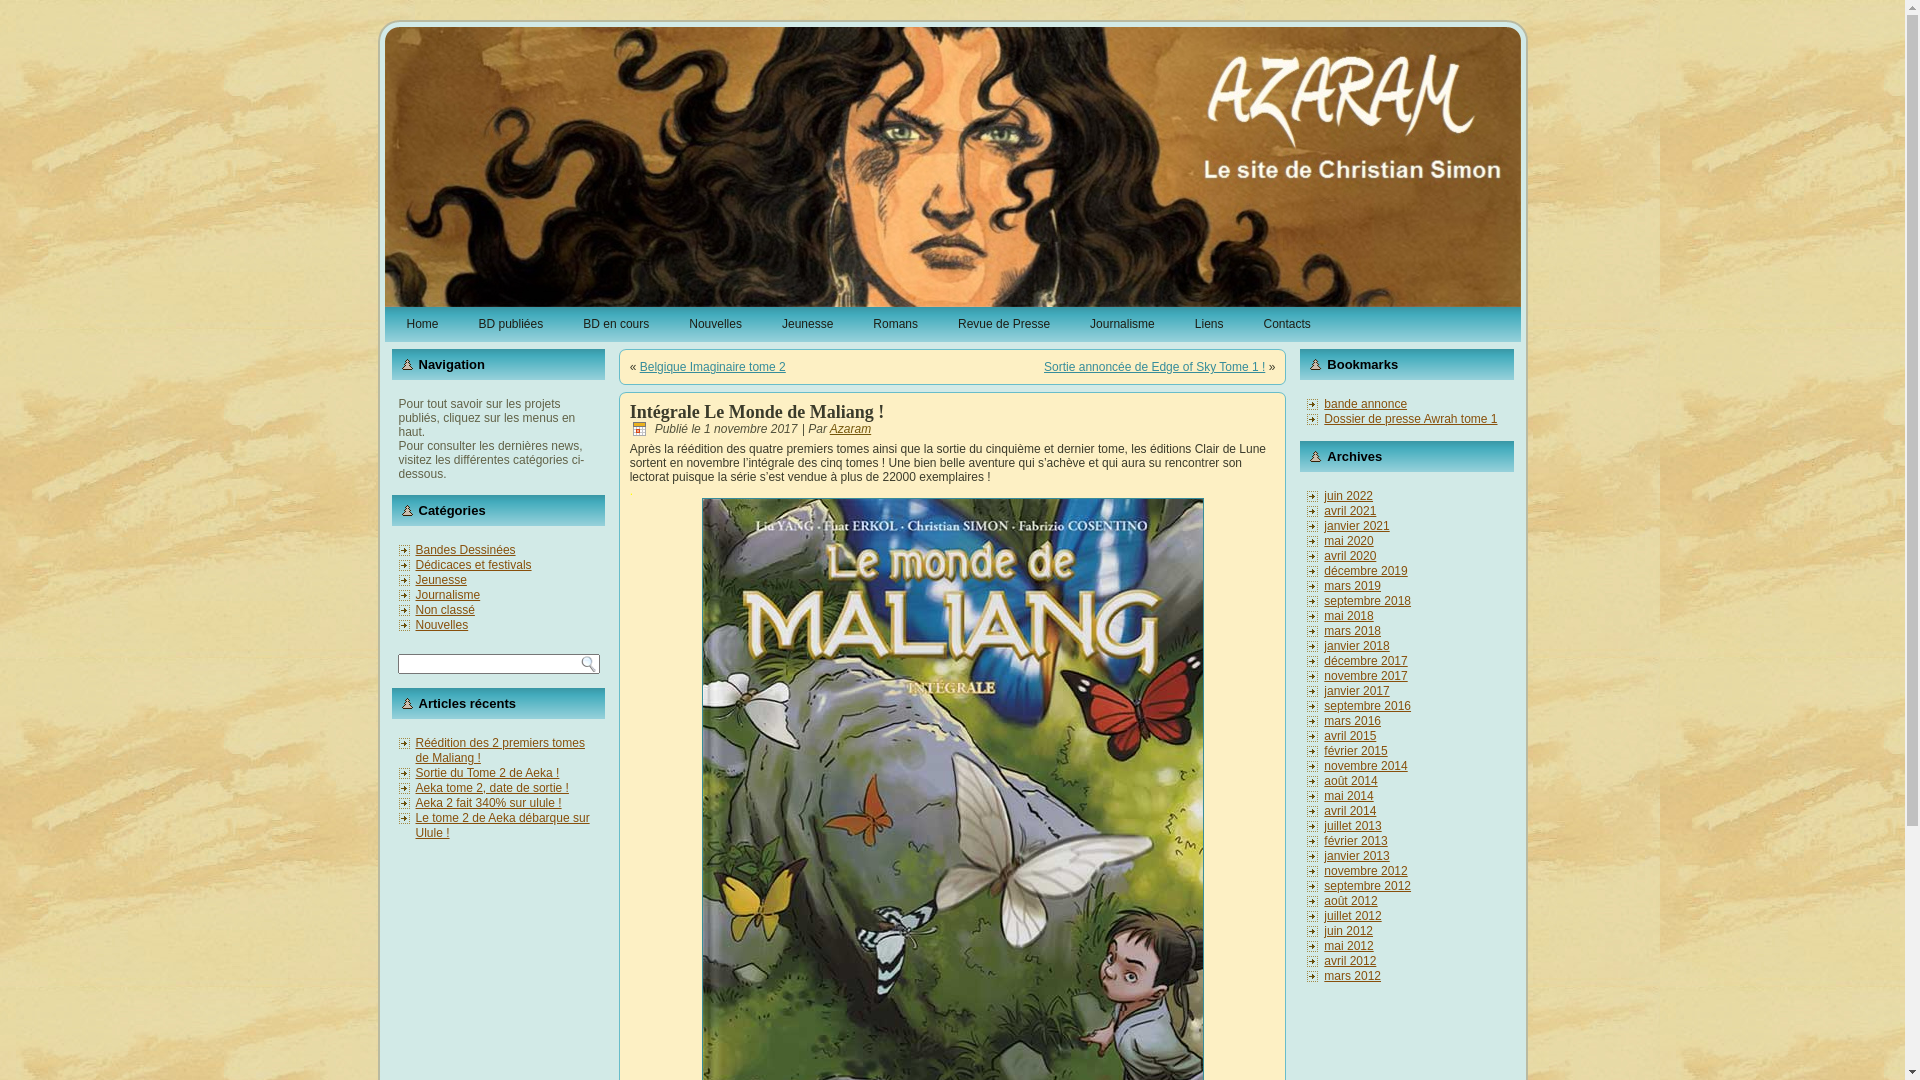 The height and width of the screenshot is (1080, 1920). What do you see at coordinates (1324, 855) in the screenshot?
I see `'janvier 2013'` at bounding box center [1324, 855].